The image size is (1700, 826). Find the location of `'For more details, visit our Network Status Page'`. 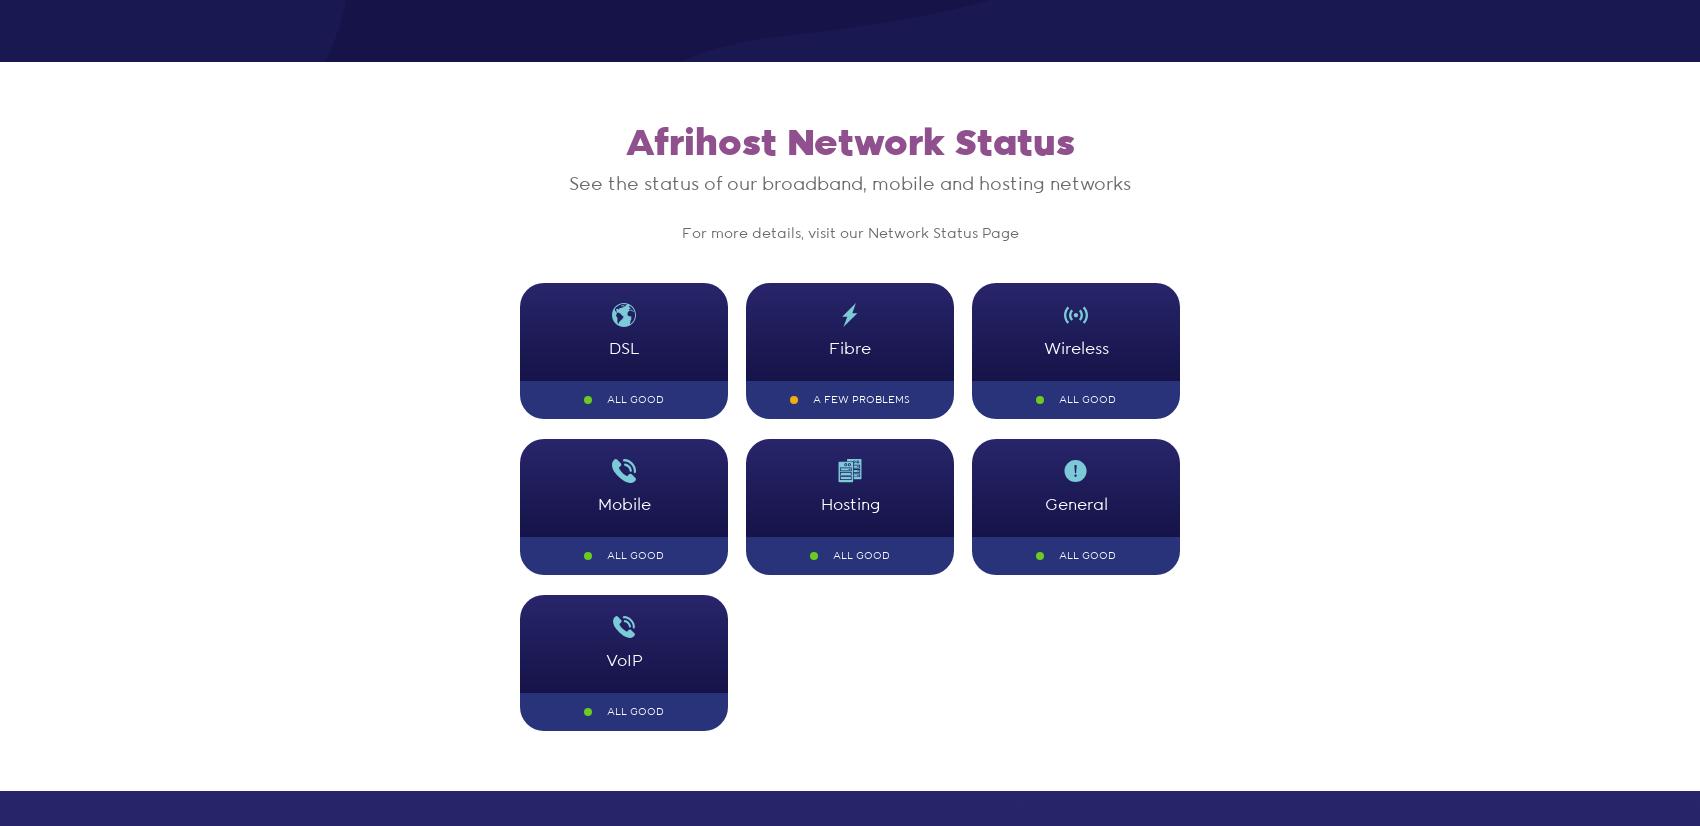

'For more details, visit our Network Status Page' is located at coordinates (848, 233).